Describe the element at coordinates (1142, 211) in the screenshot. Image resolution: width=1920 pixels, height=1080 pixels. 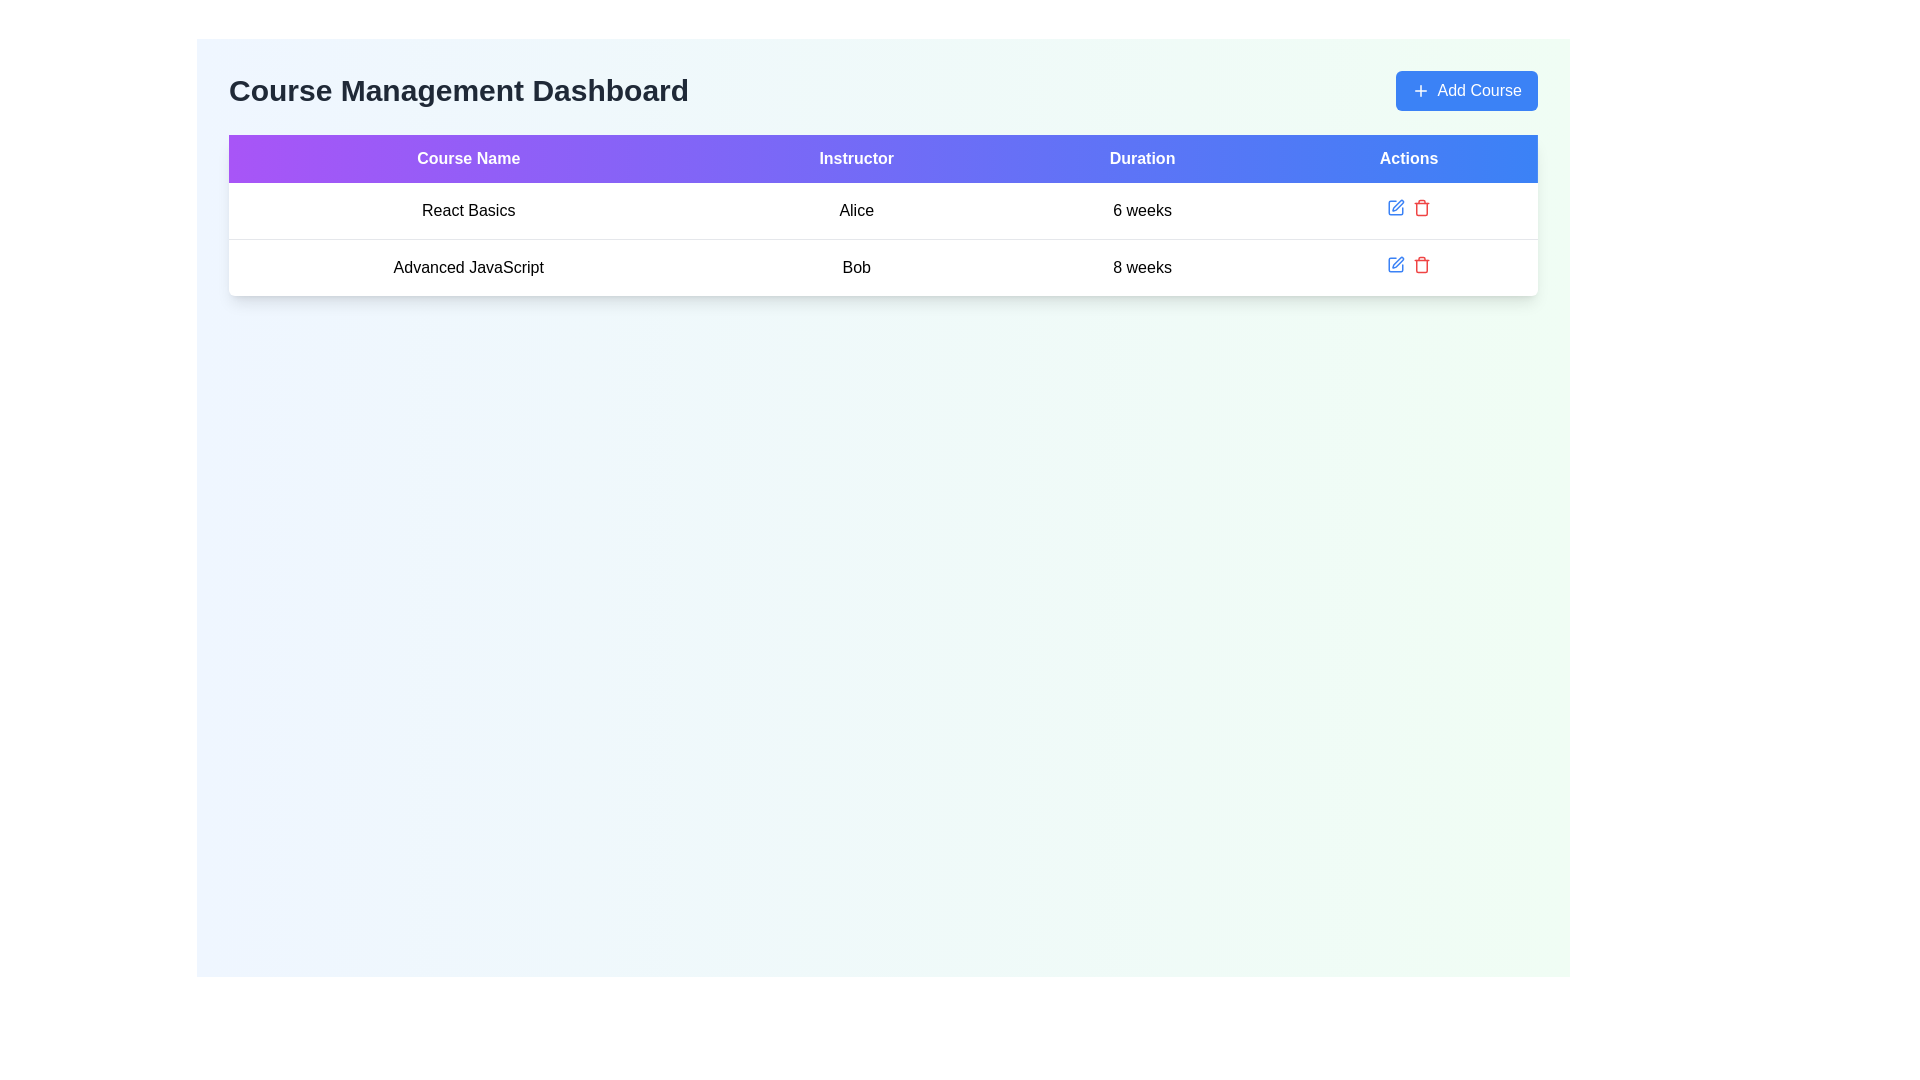
I see `the static text label displaying the duration of the course 'React Basics', located in the third column of the first row` at that location.